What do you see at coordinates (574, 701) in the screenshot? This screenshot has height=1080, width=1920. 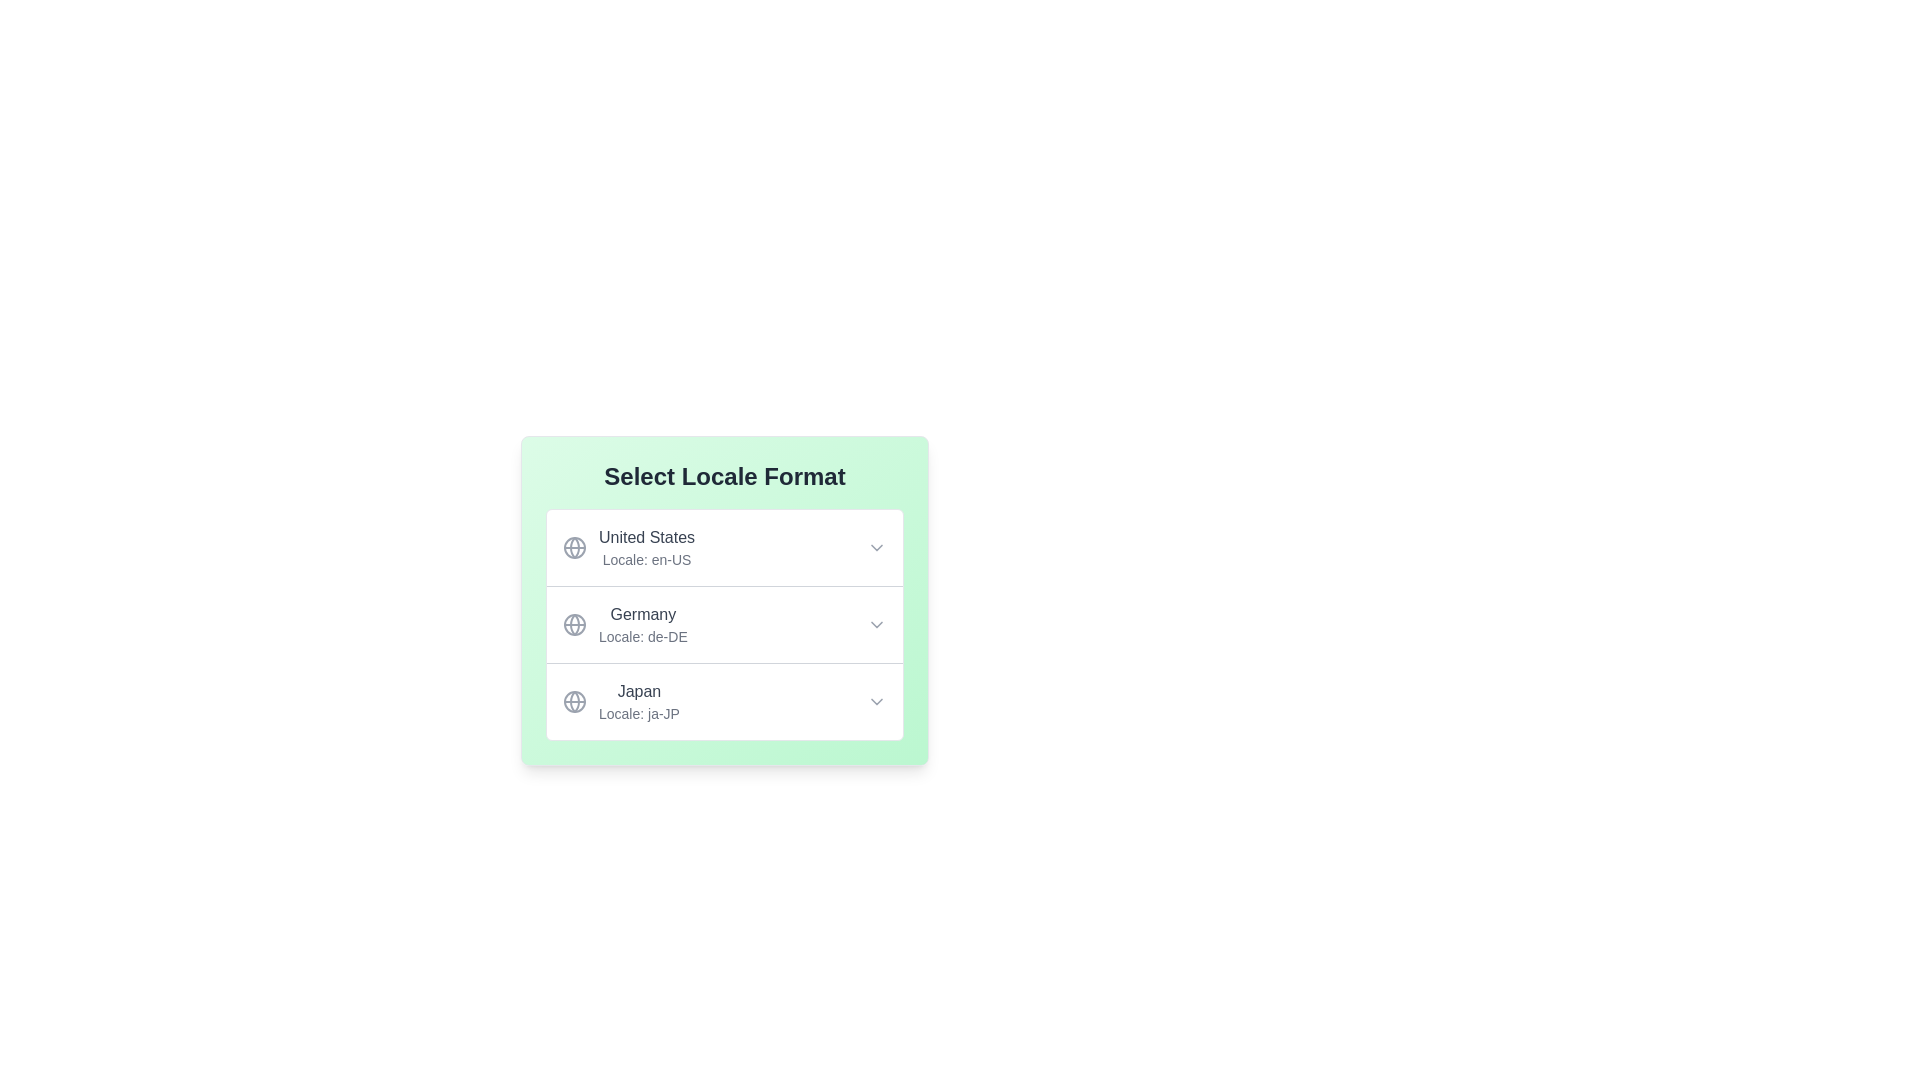 I see `the Japan locale selection icon, which is the leftmost element in its row, visually representing the Japan locale` at bounding box center [574, 701].